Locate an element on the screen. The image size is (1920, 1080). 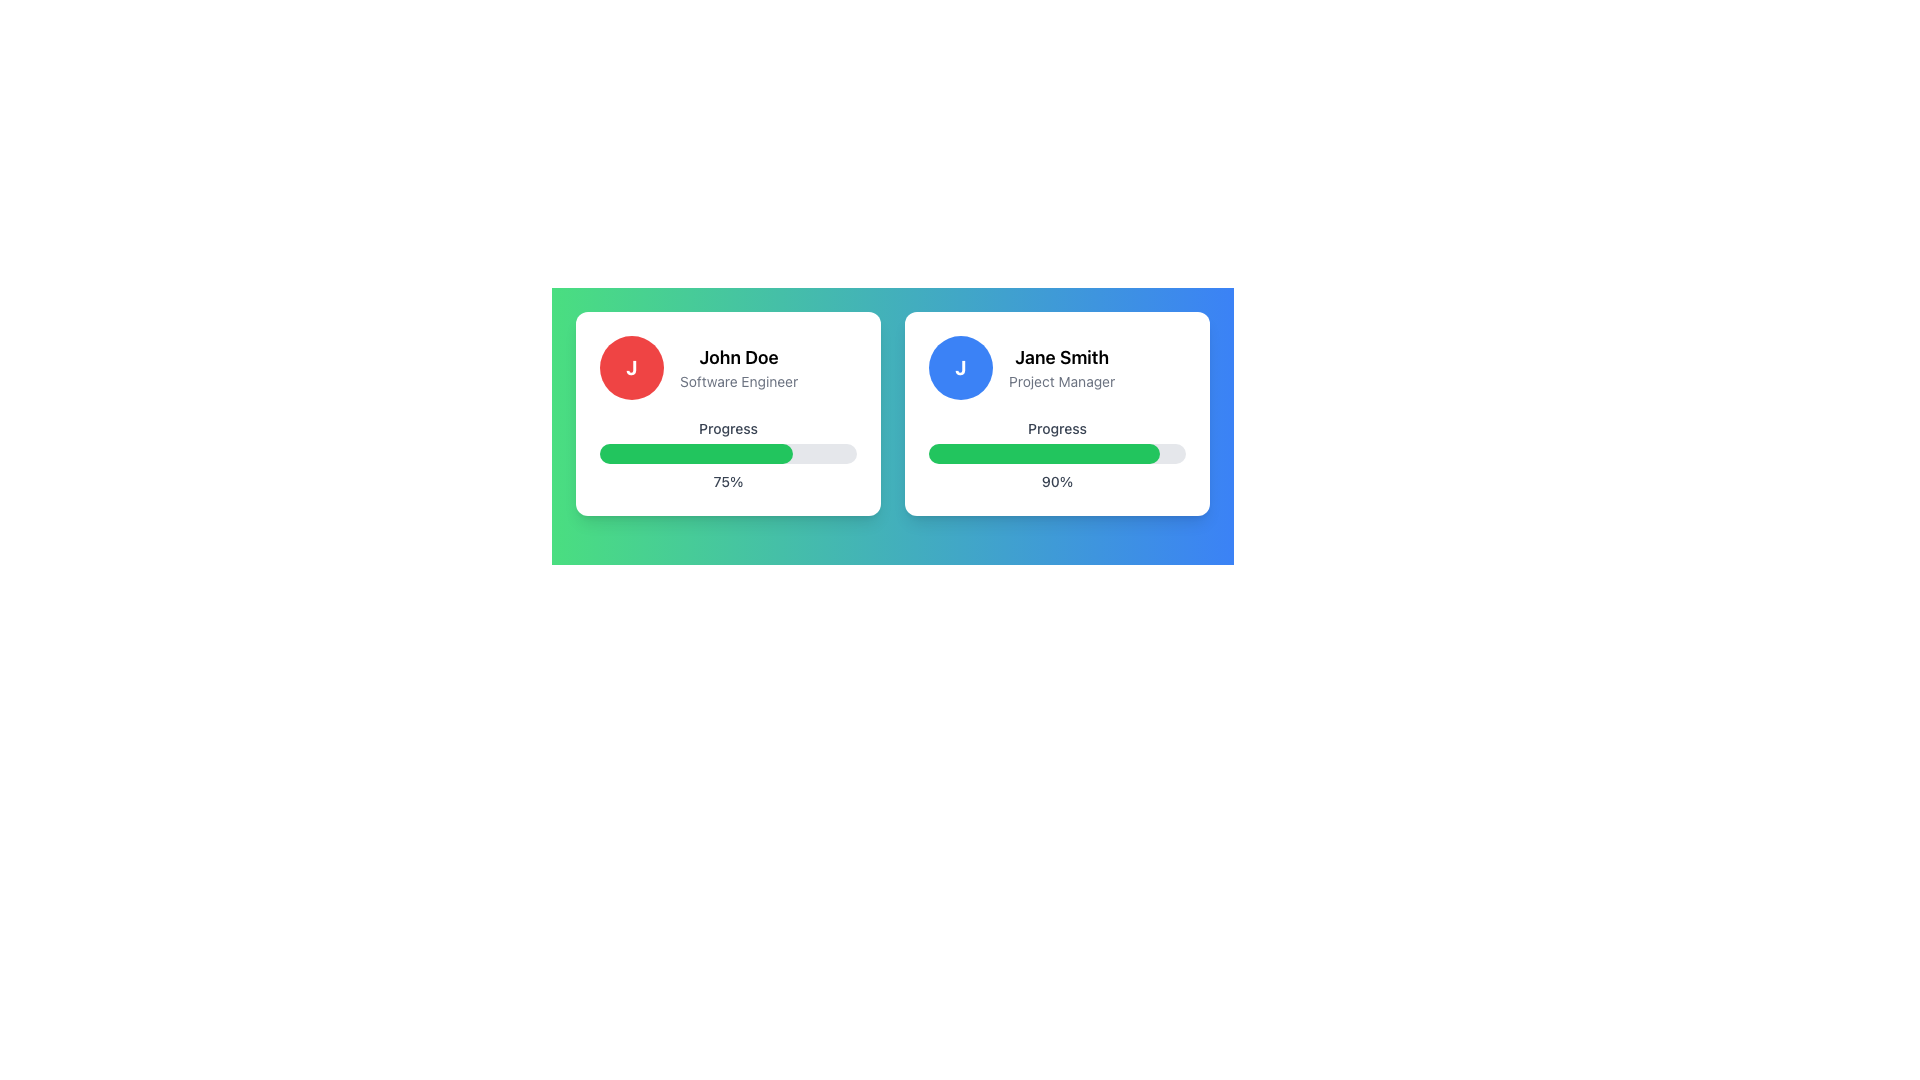
the Profile Card displaying user information, which is the leftmost of two similar cards in the layout is located at coordinates (727, 412).